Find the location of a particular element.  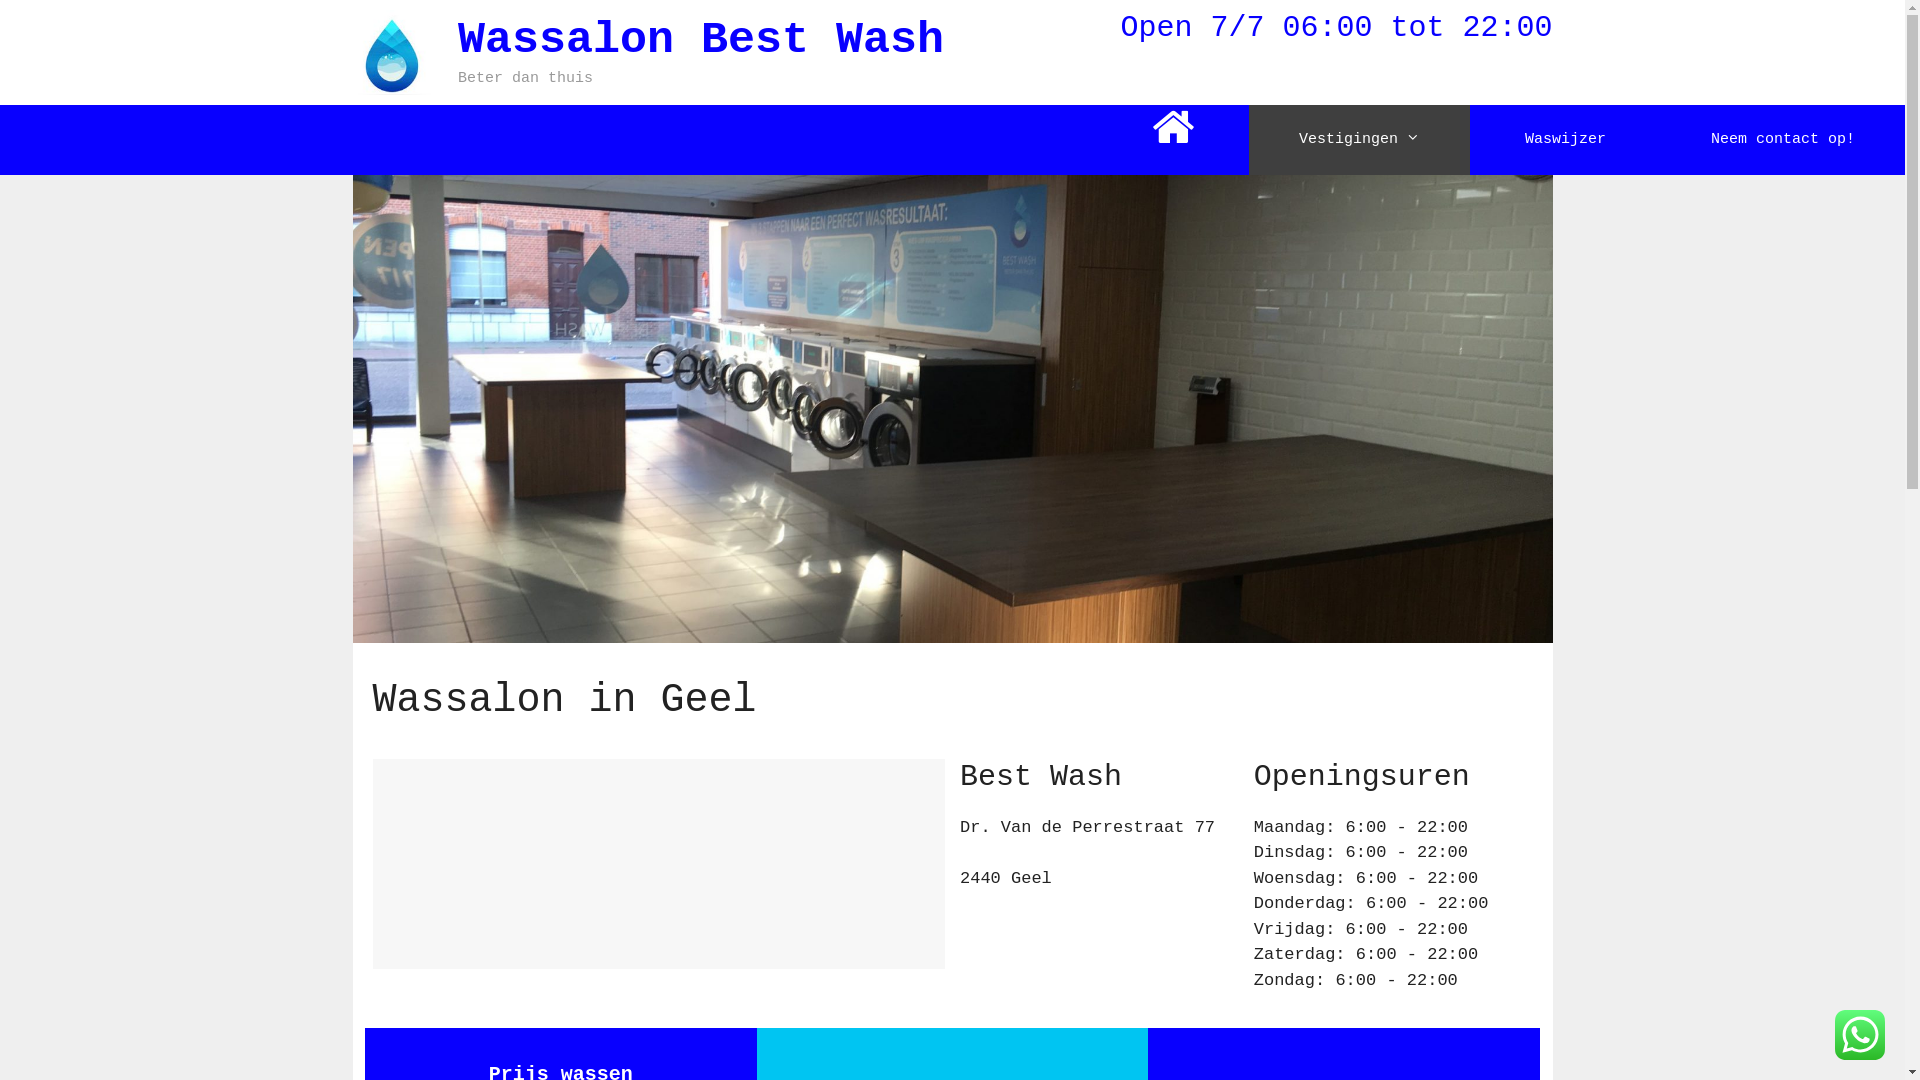

'Neem contact op!' is located at coordinates (1782, 138).